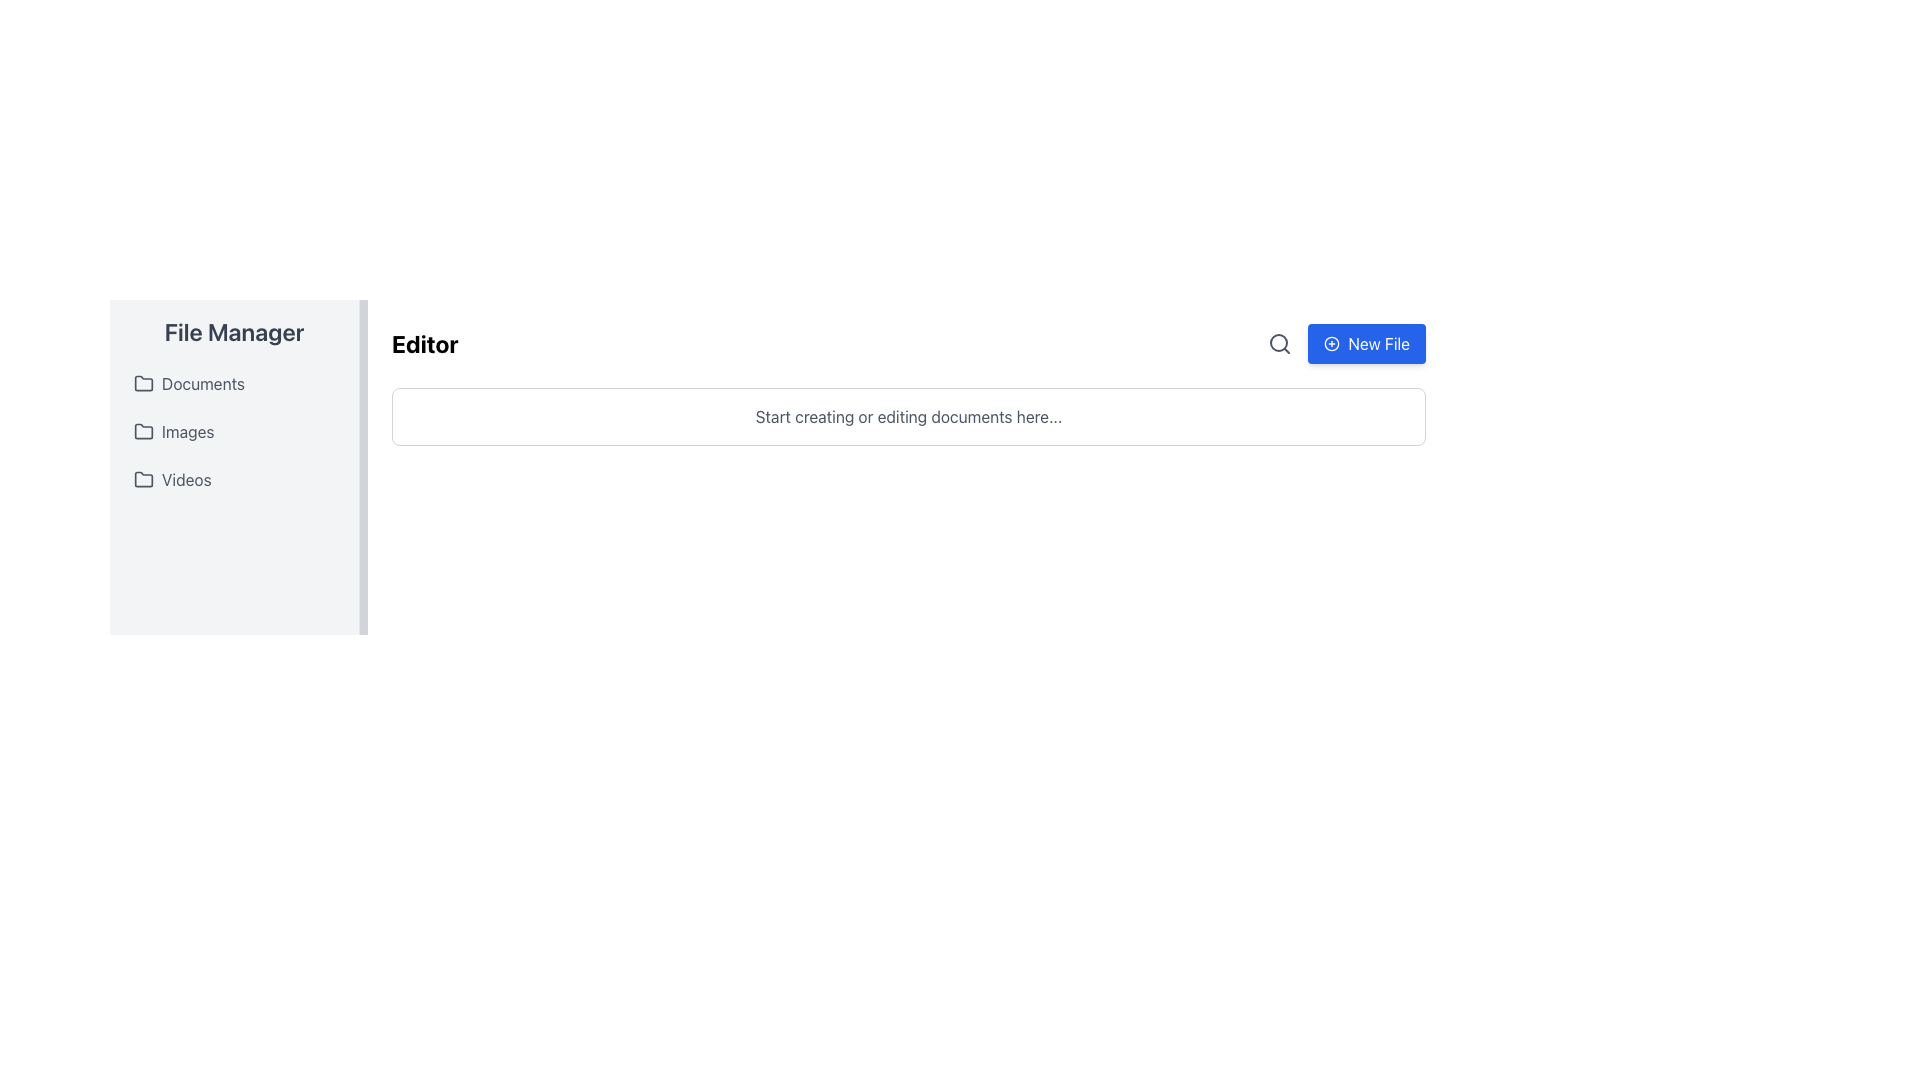  I want to click on the circular SVG shape with a radius of 10 units, which is part of an icon containing a '+' symbol, located adjacent to the 'New File' button, so click(1332, 342).